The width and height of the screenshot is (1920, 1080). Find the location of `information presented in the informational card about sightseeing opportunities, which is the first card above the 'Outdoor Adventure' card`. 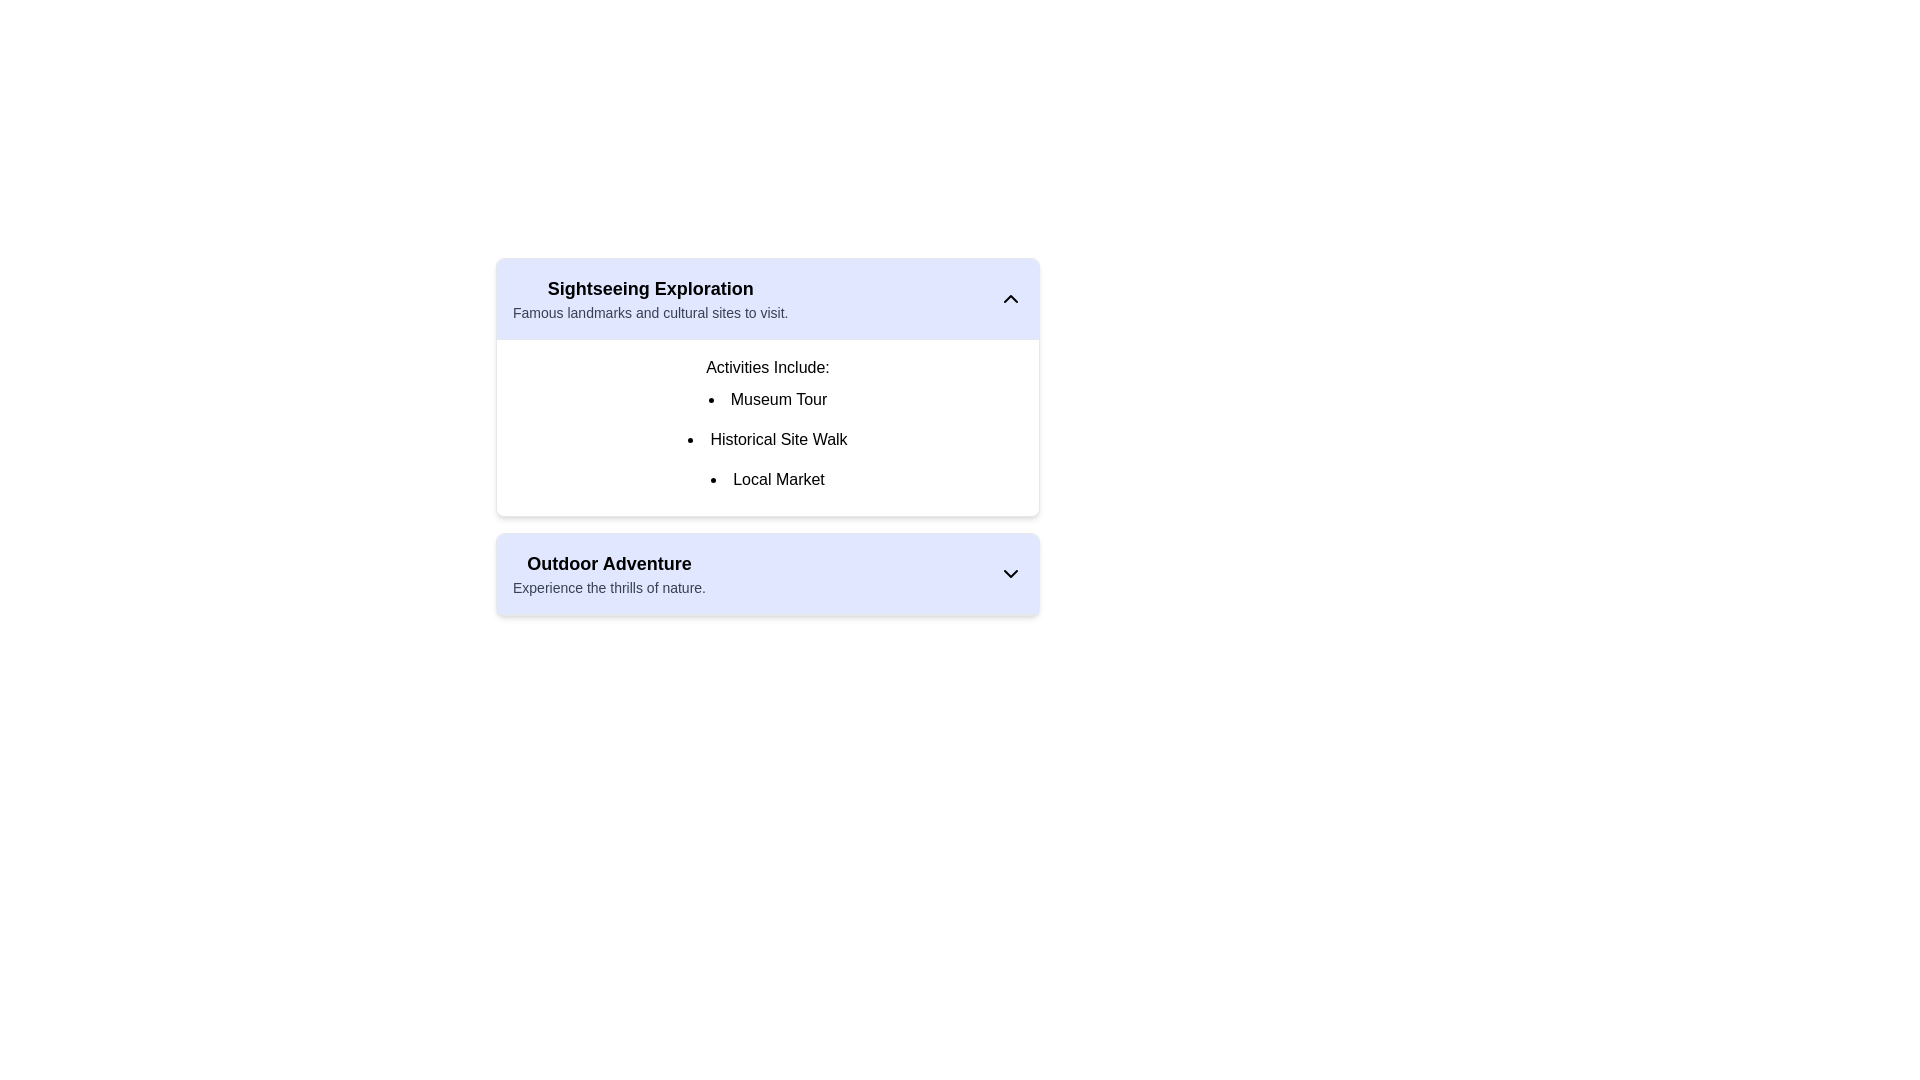

information presented in the informational card about sightseeing opportunities, which is the first card above the 'Outdoor Adventure' card is located at coordinates (767, 387).